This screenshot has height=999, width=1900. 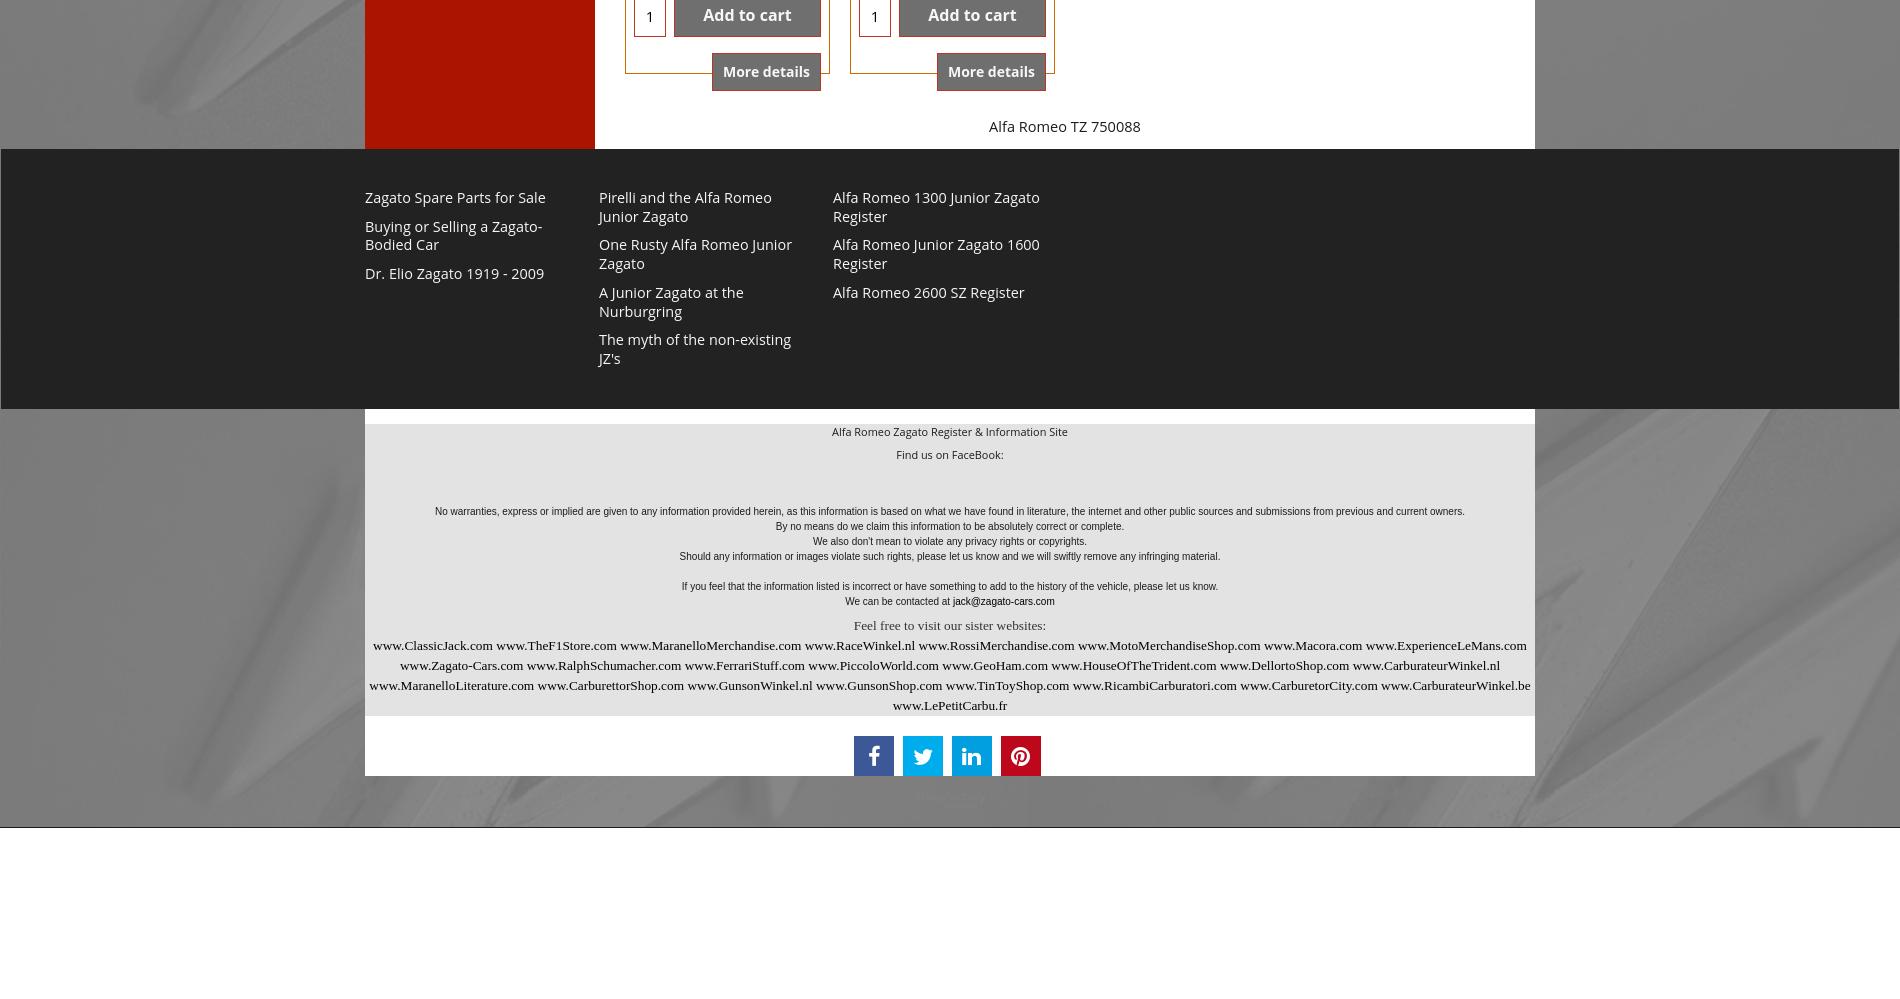 What do you see at coordinates (748, 685) in the screenshot?
I see `'www.GunsonWinkel.nl'` at bounding box center [748, 685].